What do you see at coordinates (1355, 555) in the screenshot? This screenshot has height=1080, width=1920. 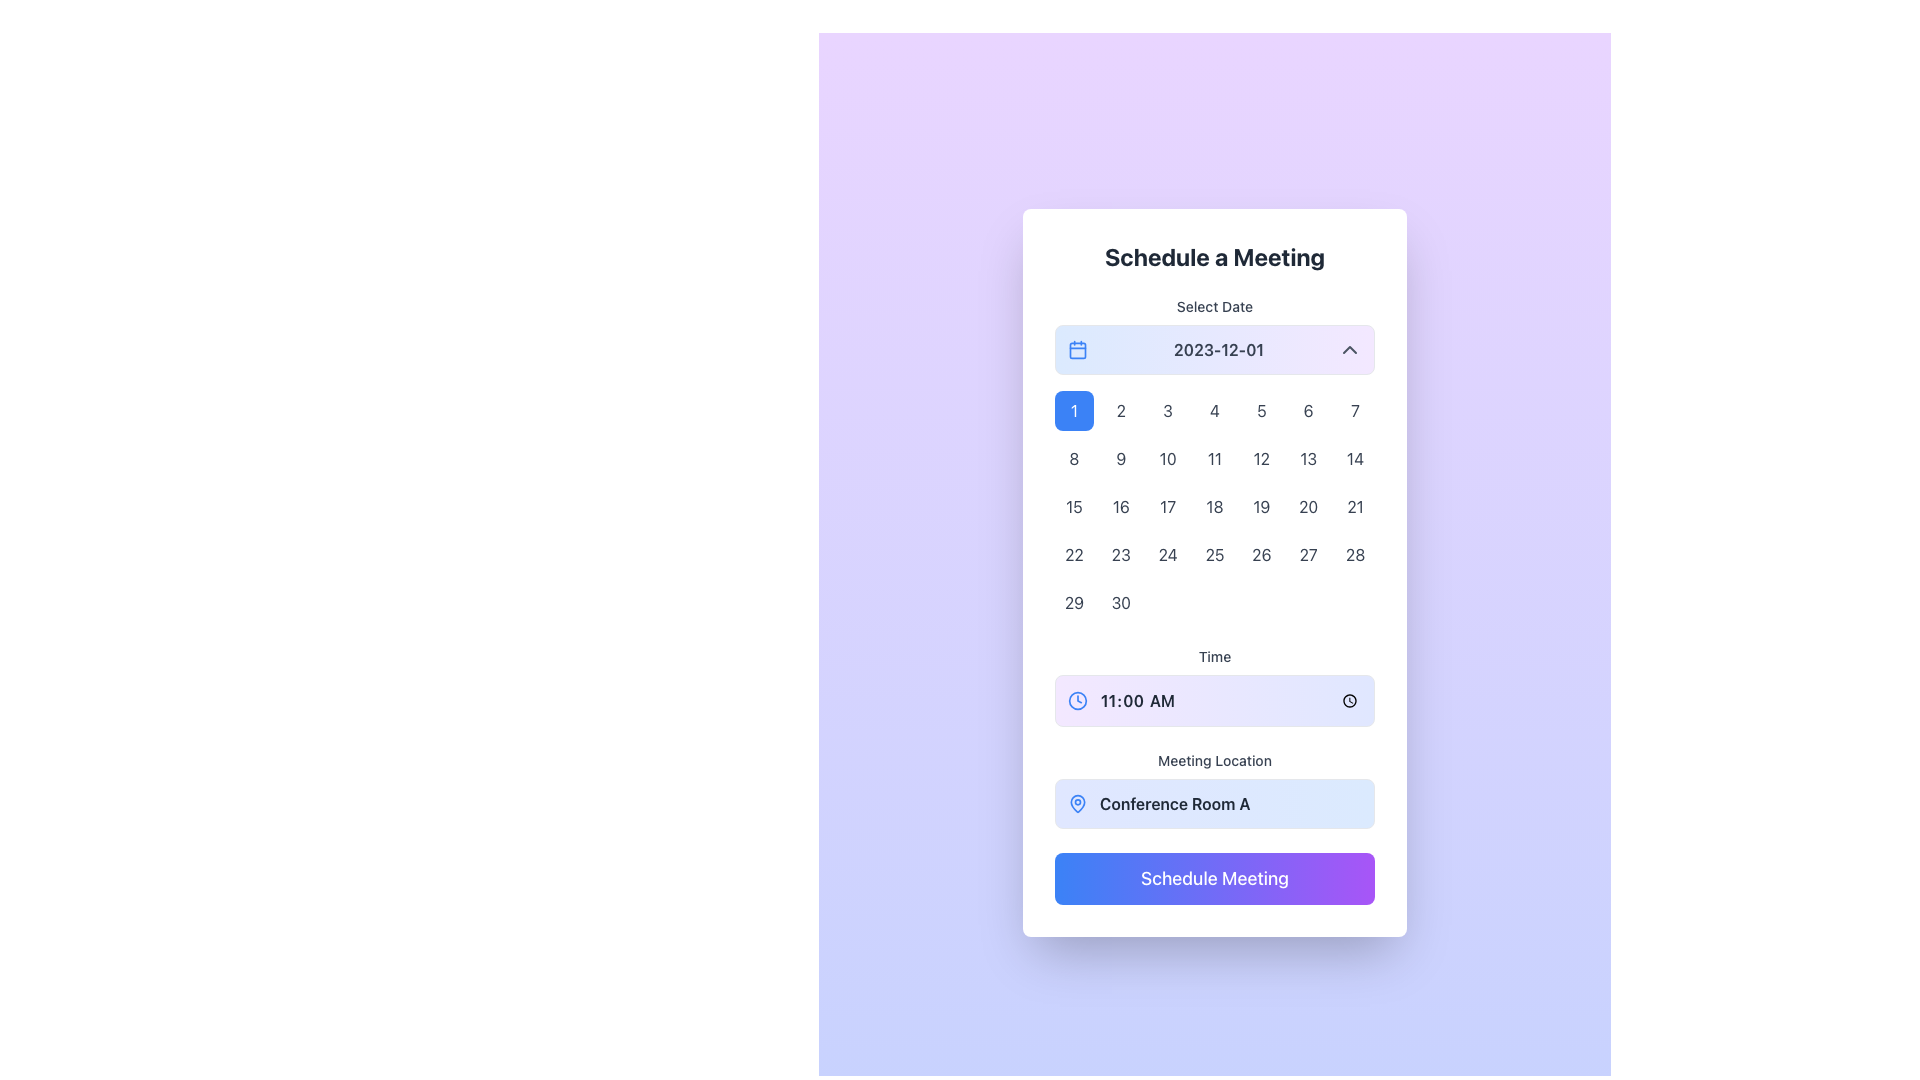 I see `the selectable day button for the 28th in the calendar interface` at bounding box center [1355, 555].